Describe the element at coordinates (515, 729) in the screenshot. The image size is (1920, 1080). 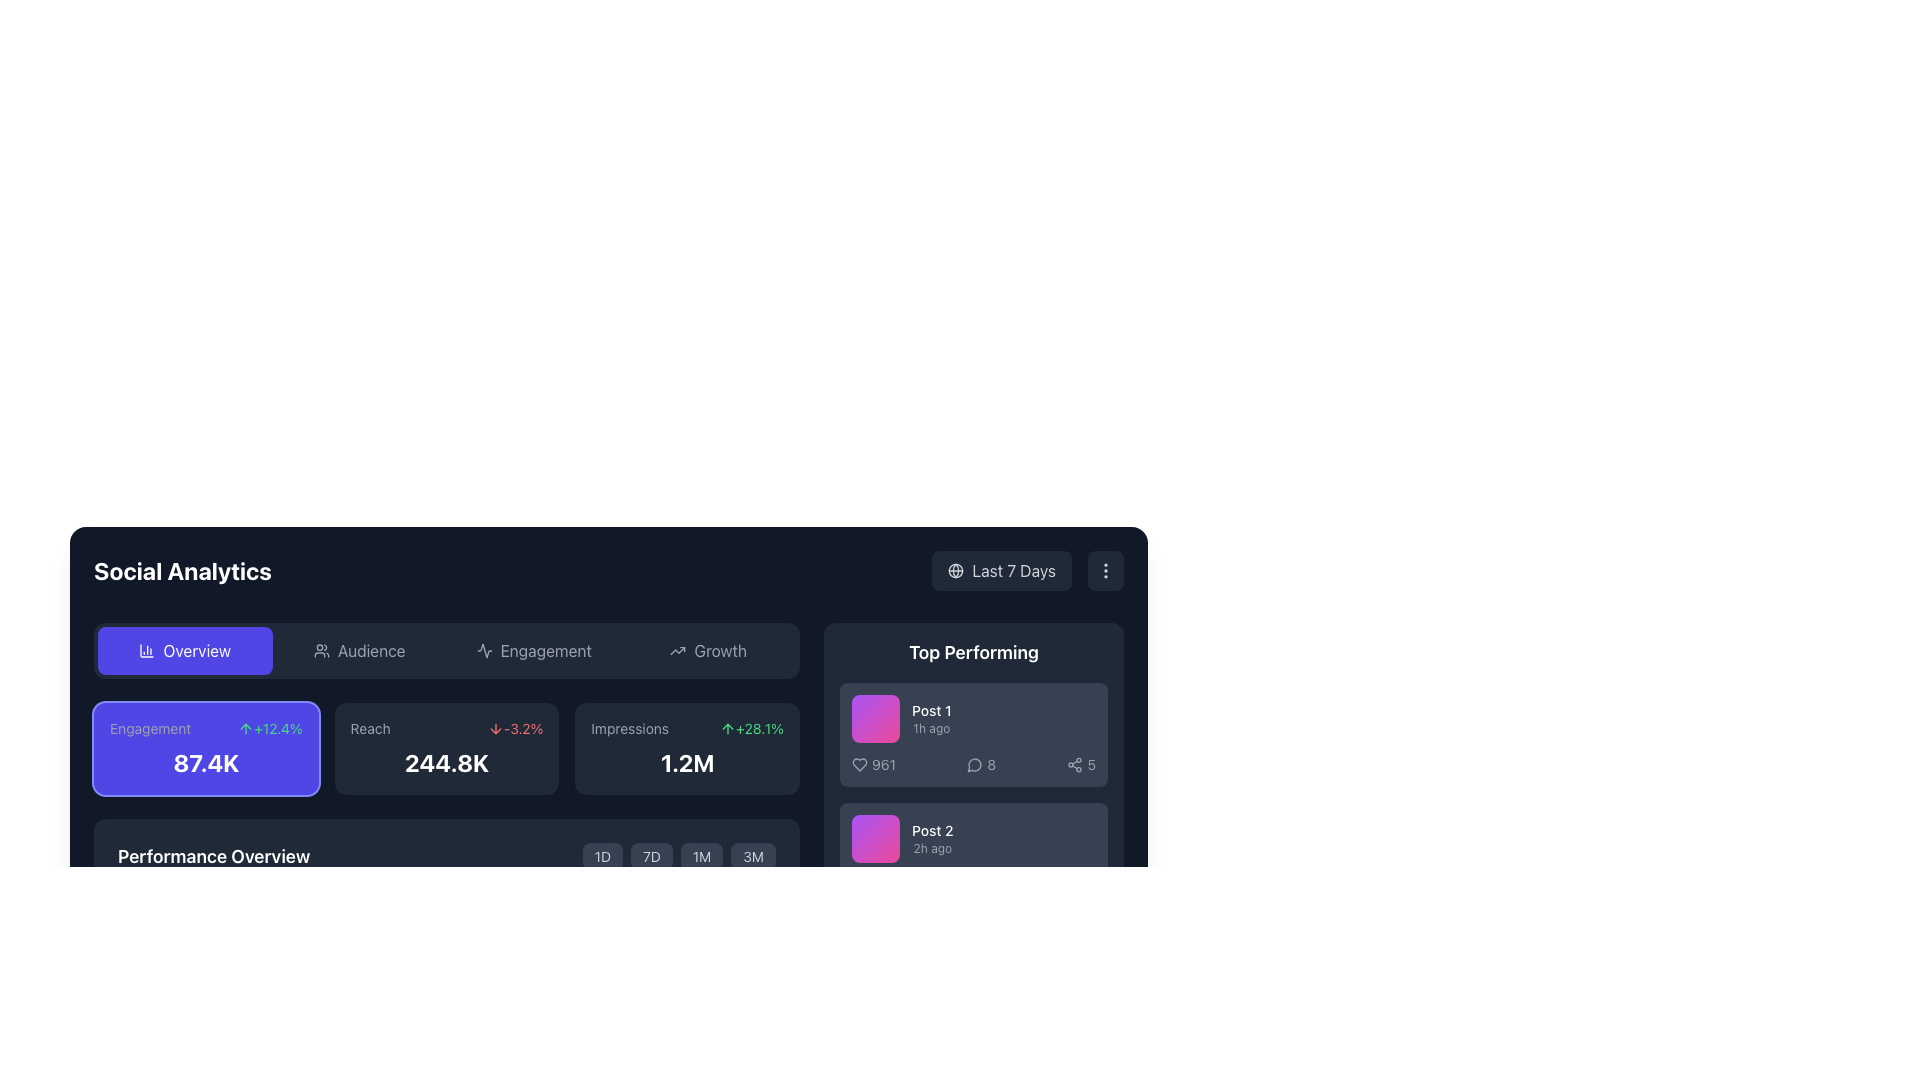
I see `percentage decrease in the metric for 'Reach' indicated by the text and the red downward arrow icon located in the middle of the row of metrics` at that location.